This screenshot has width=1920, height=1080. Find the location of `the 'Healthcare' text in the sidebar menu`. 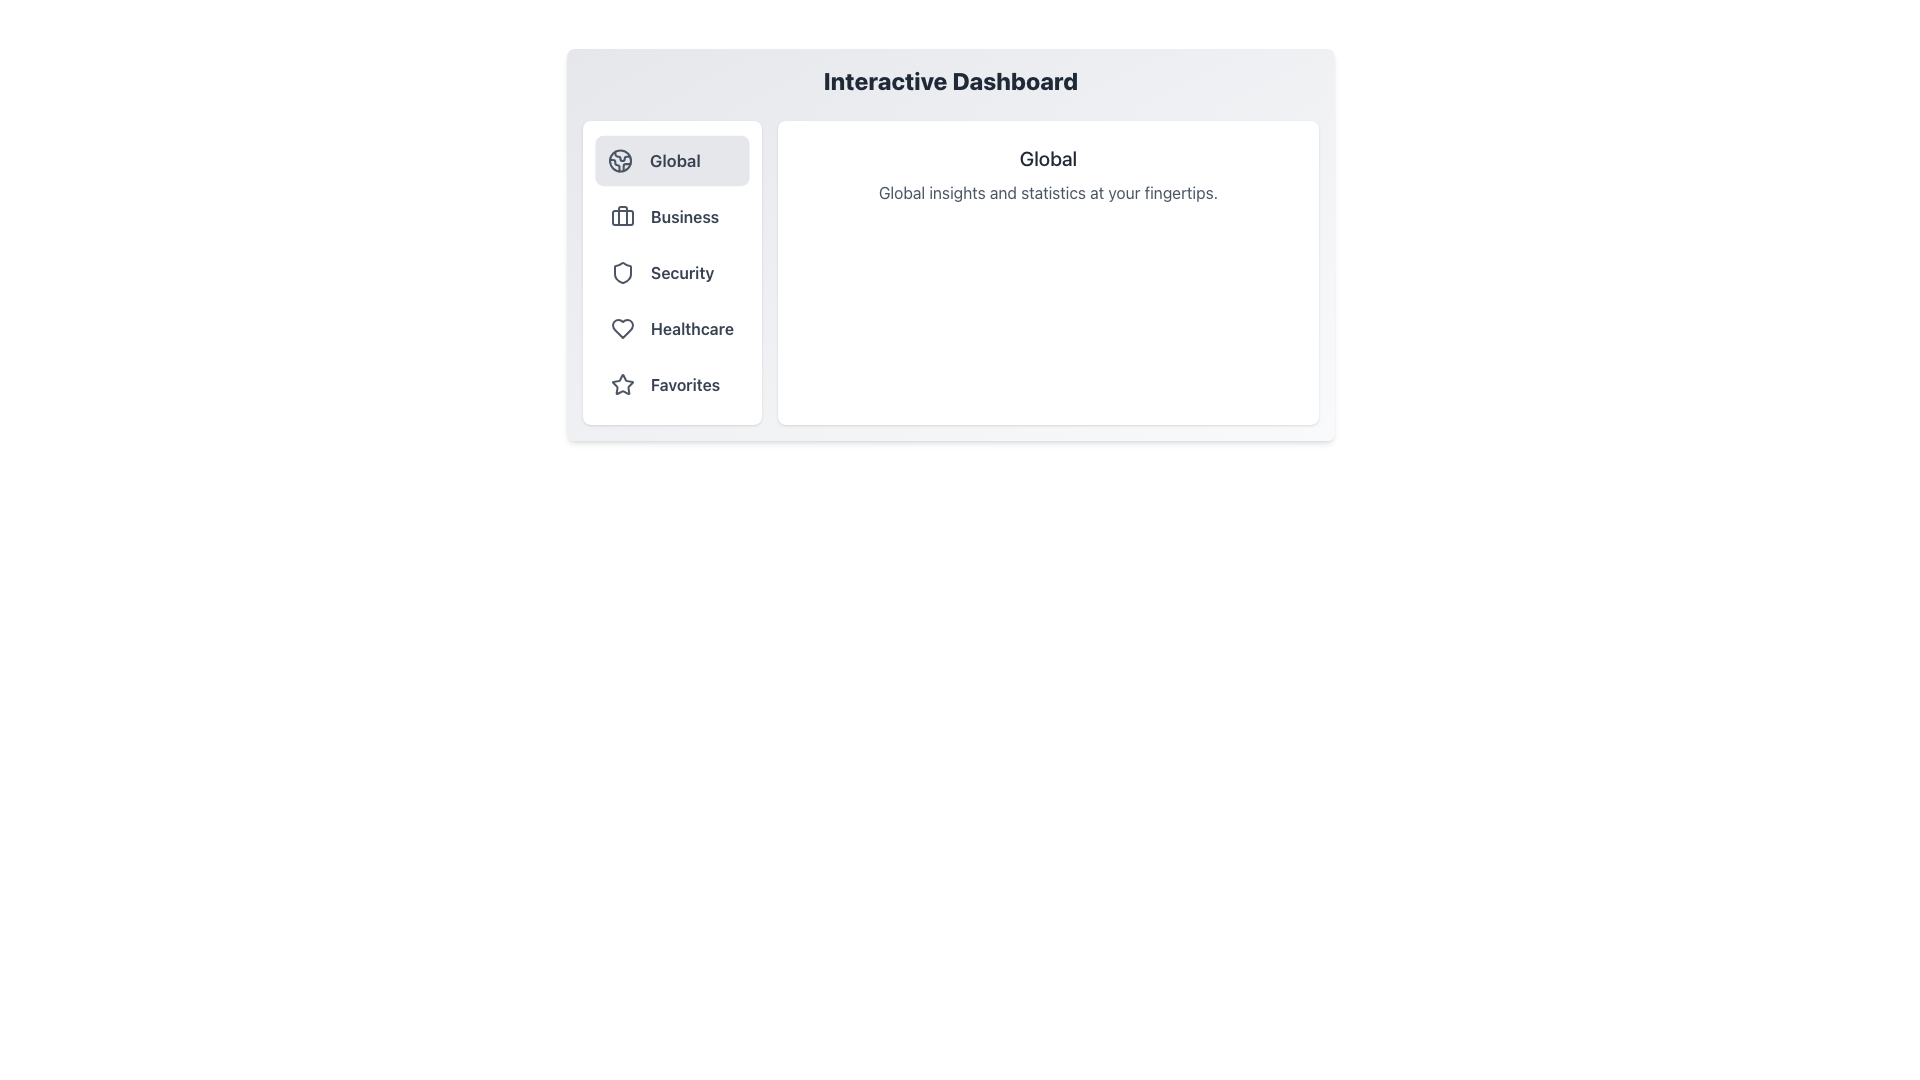

the 'Healthcare' text in the sidebar menu is located at coordinates (692, 327).